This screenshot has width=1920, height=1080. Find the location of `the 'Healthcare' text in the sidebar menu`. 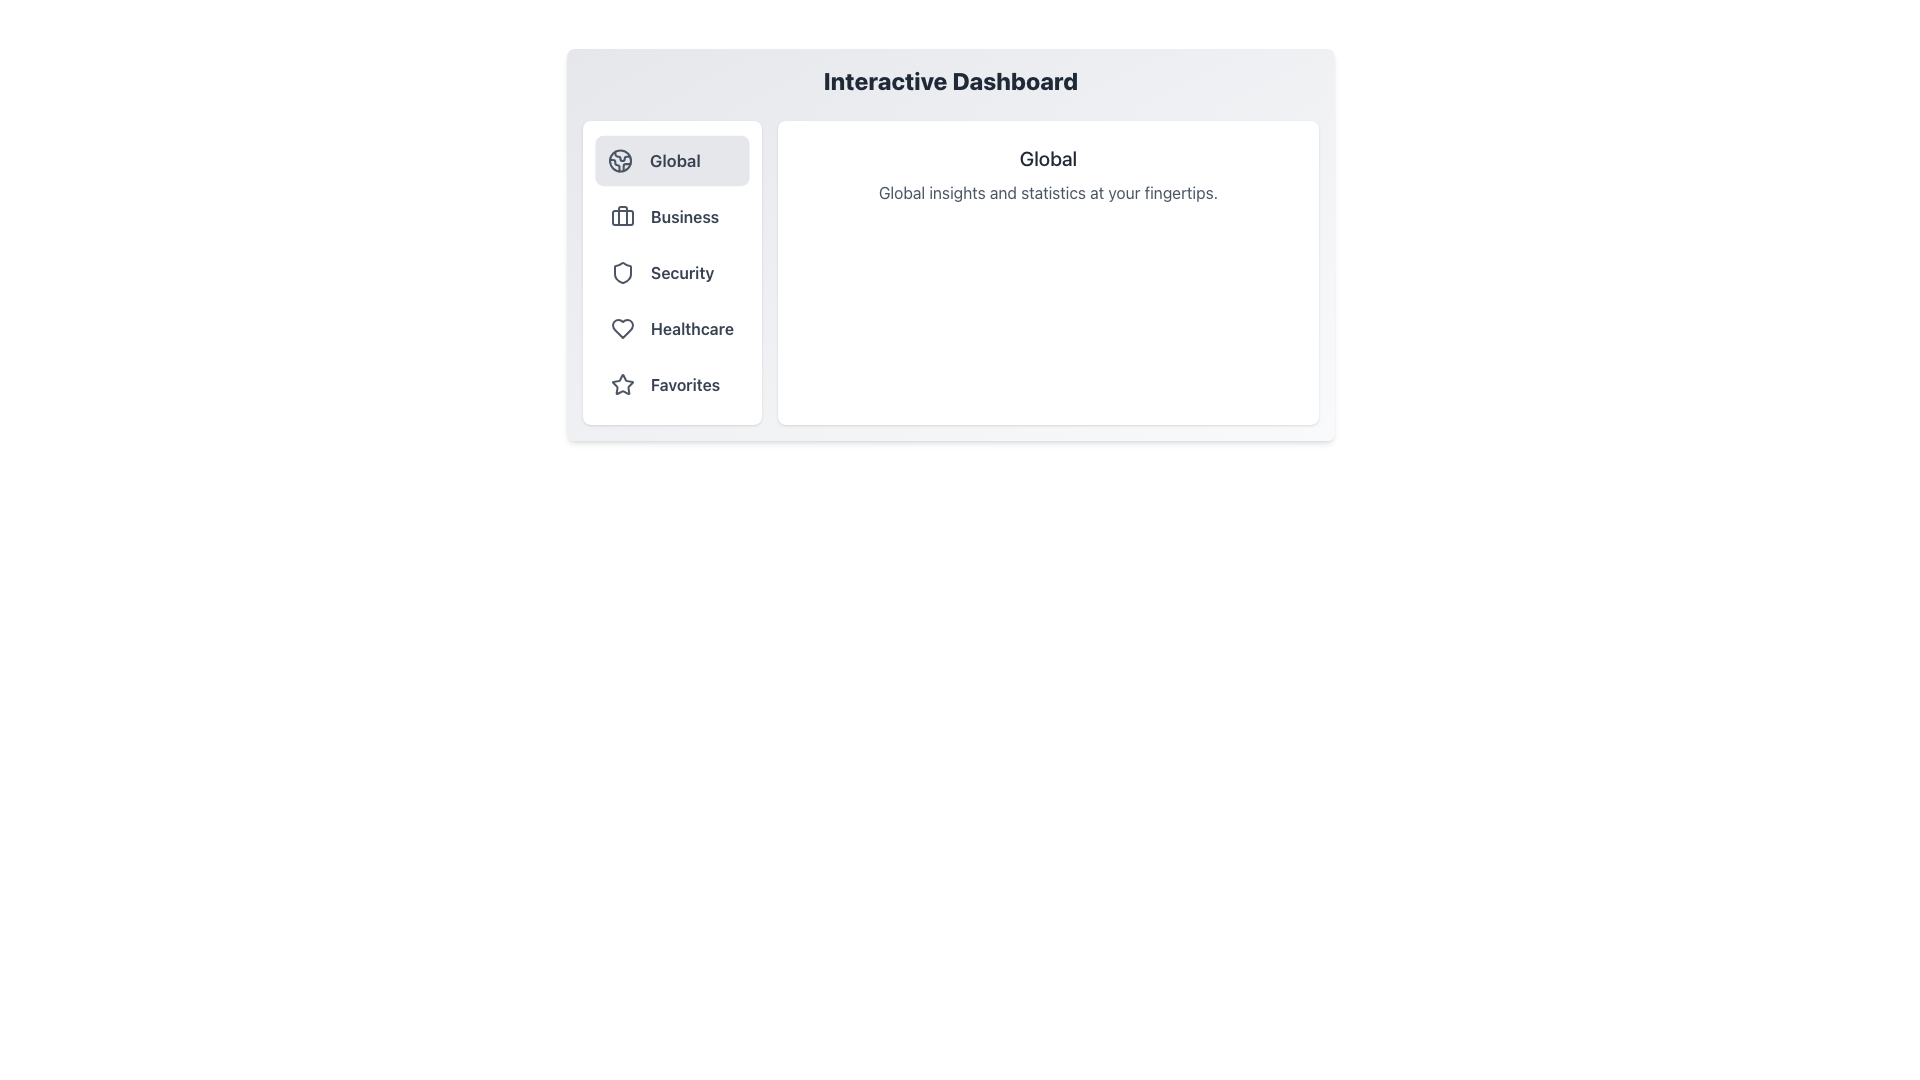

the 'Healthcare' text in the sidebar menu is located at coordinates (692, 327).